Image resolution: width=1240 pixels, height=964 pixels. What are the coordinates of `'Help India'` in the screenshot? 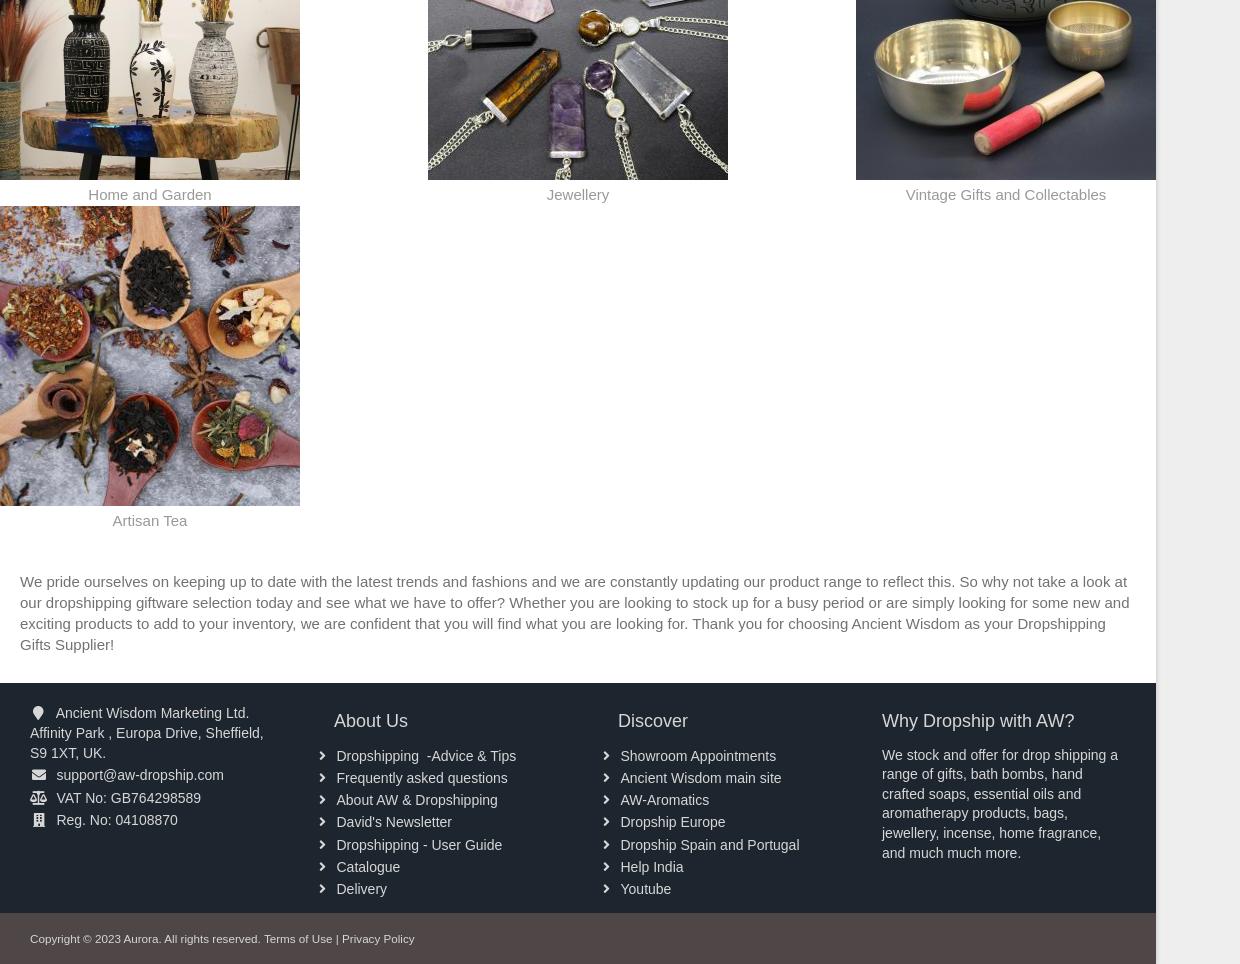 It's located at (620, 865).